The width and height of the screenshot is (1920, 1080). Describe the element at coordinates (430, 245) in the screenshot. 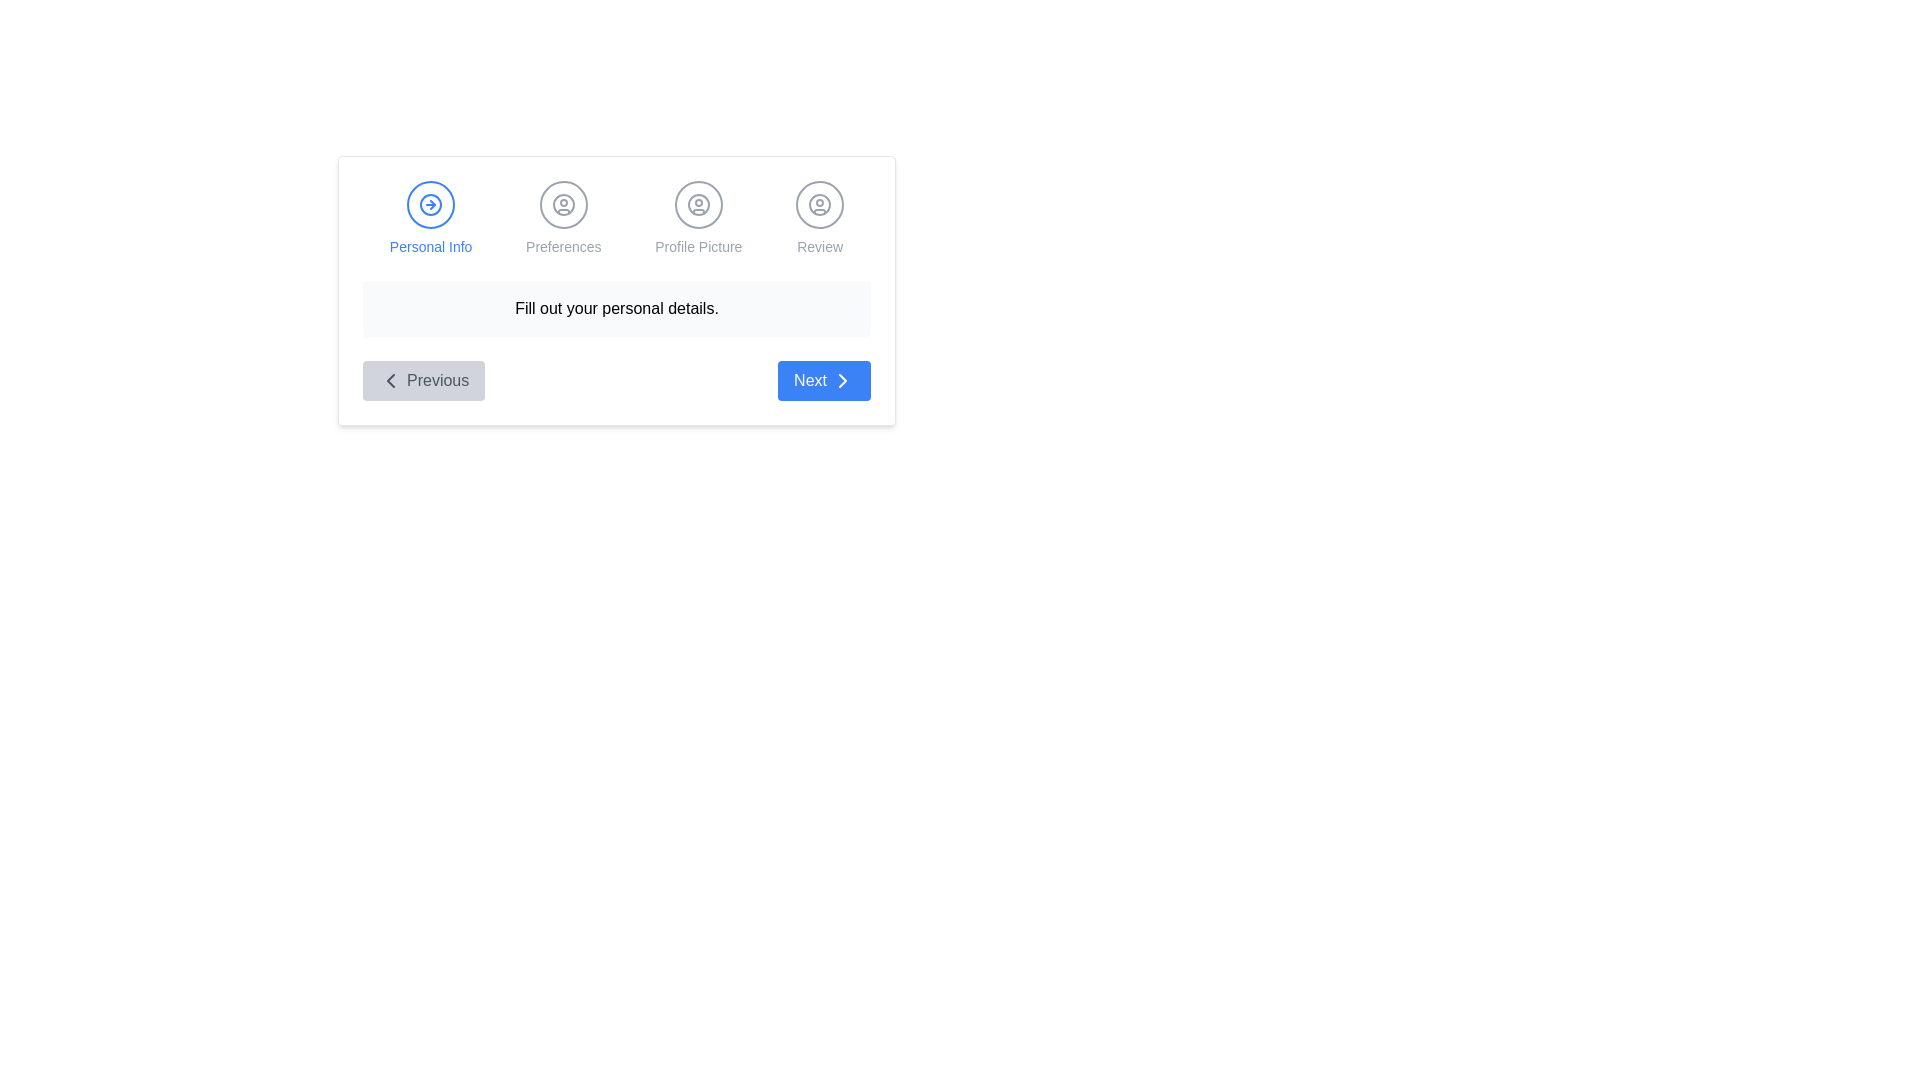

I see `the static text label that identifies the section or step of a process, located below the circular icon with an arrow symbol` at that location.